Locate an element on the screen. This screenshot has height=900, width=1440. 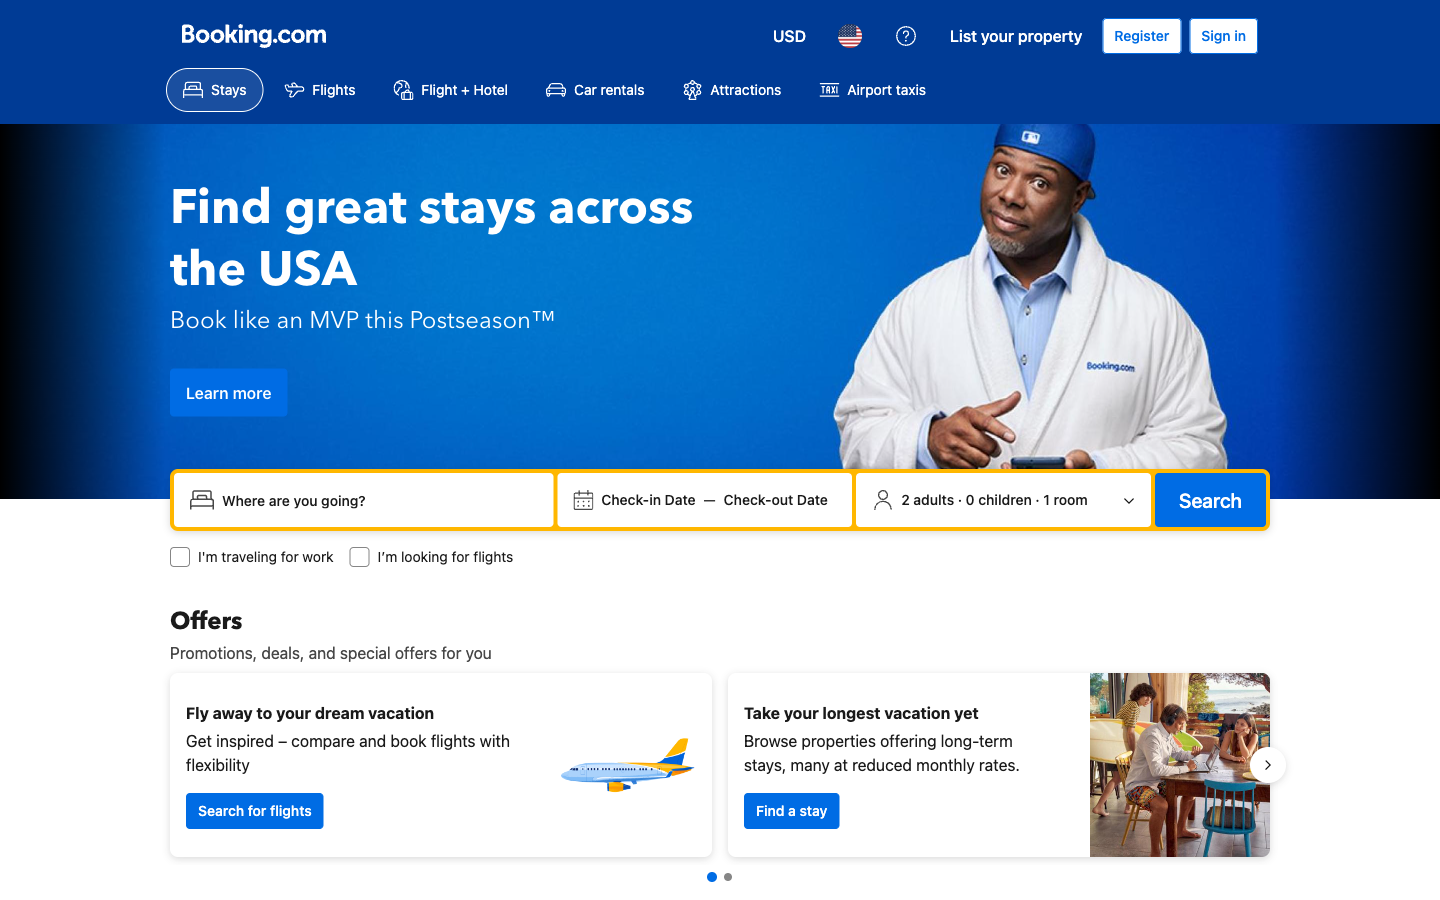
a search for properties by clicking the bottom button is located at coordinates (791, 810).